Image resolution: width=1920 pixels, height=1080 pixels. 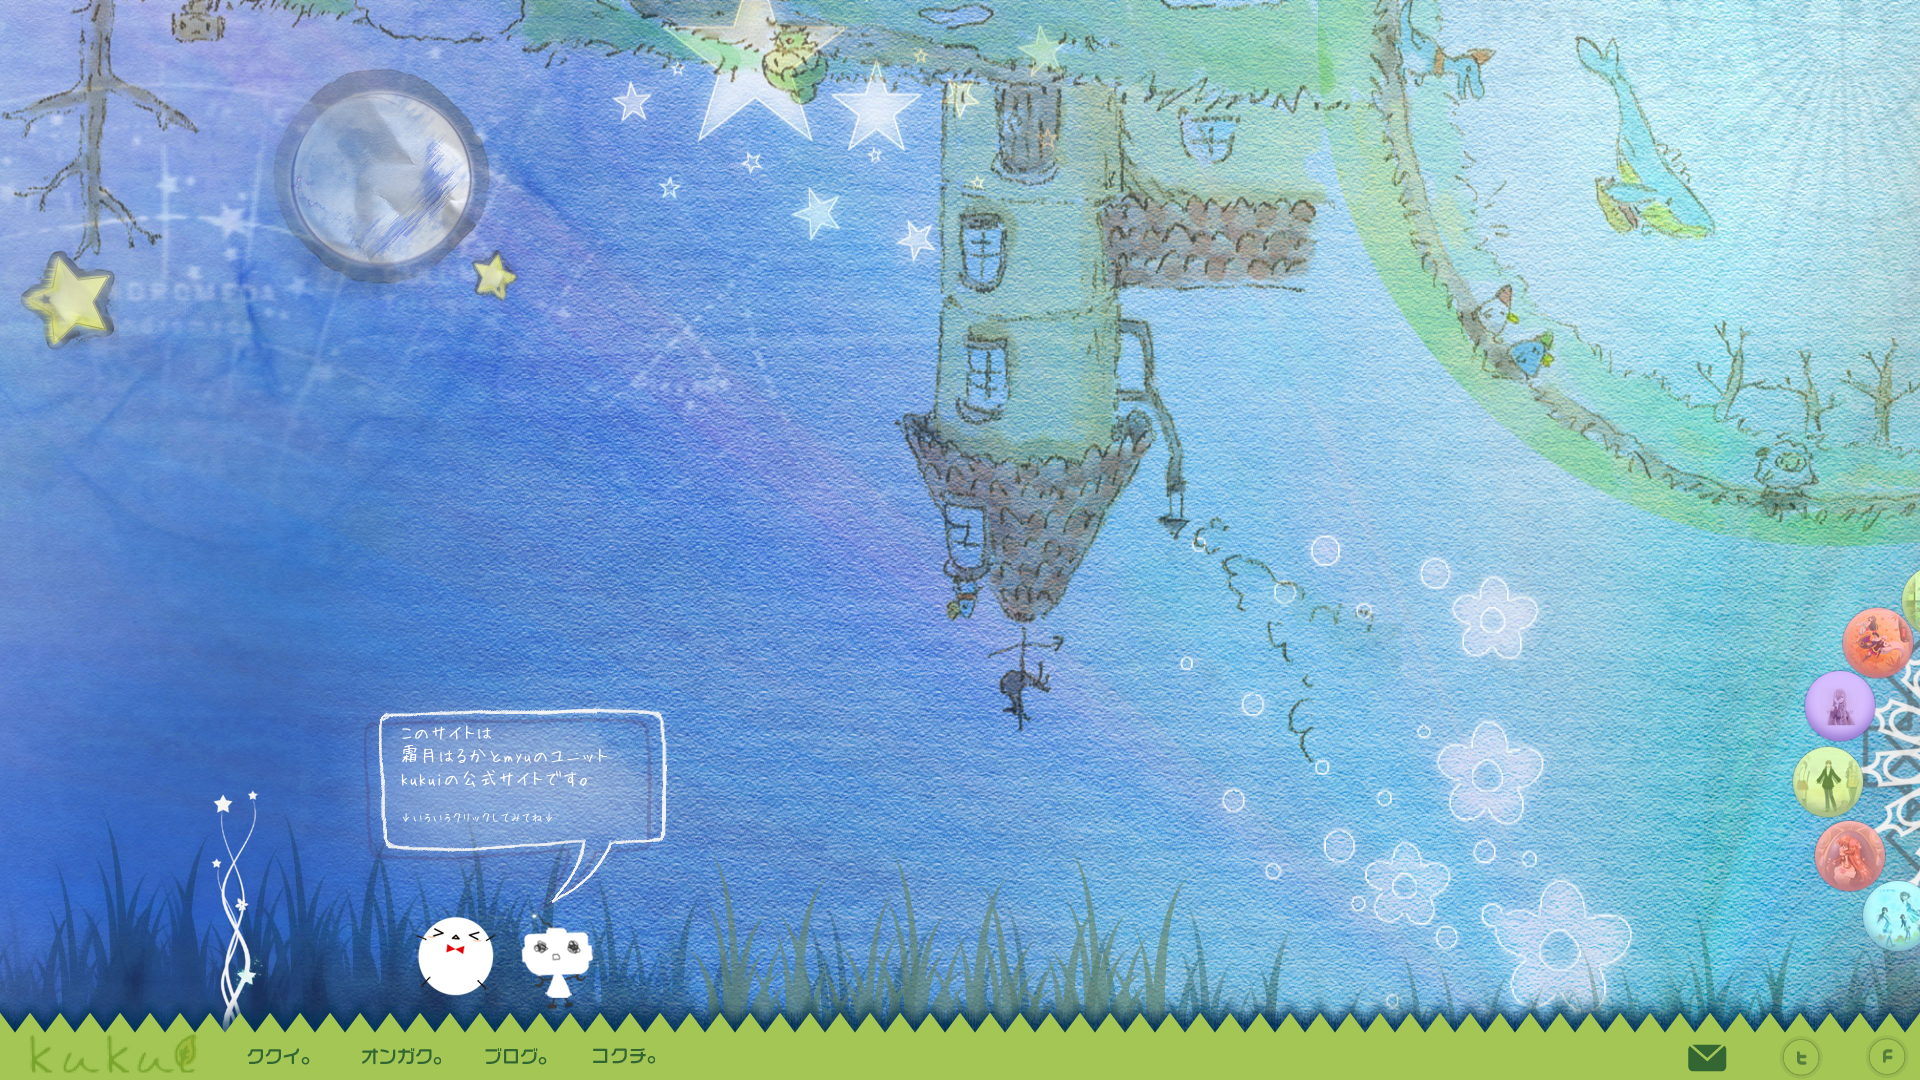 I want to click on 'Click to enlarge', so click(x=494, y=971).